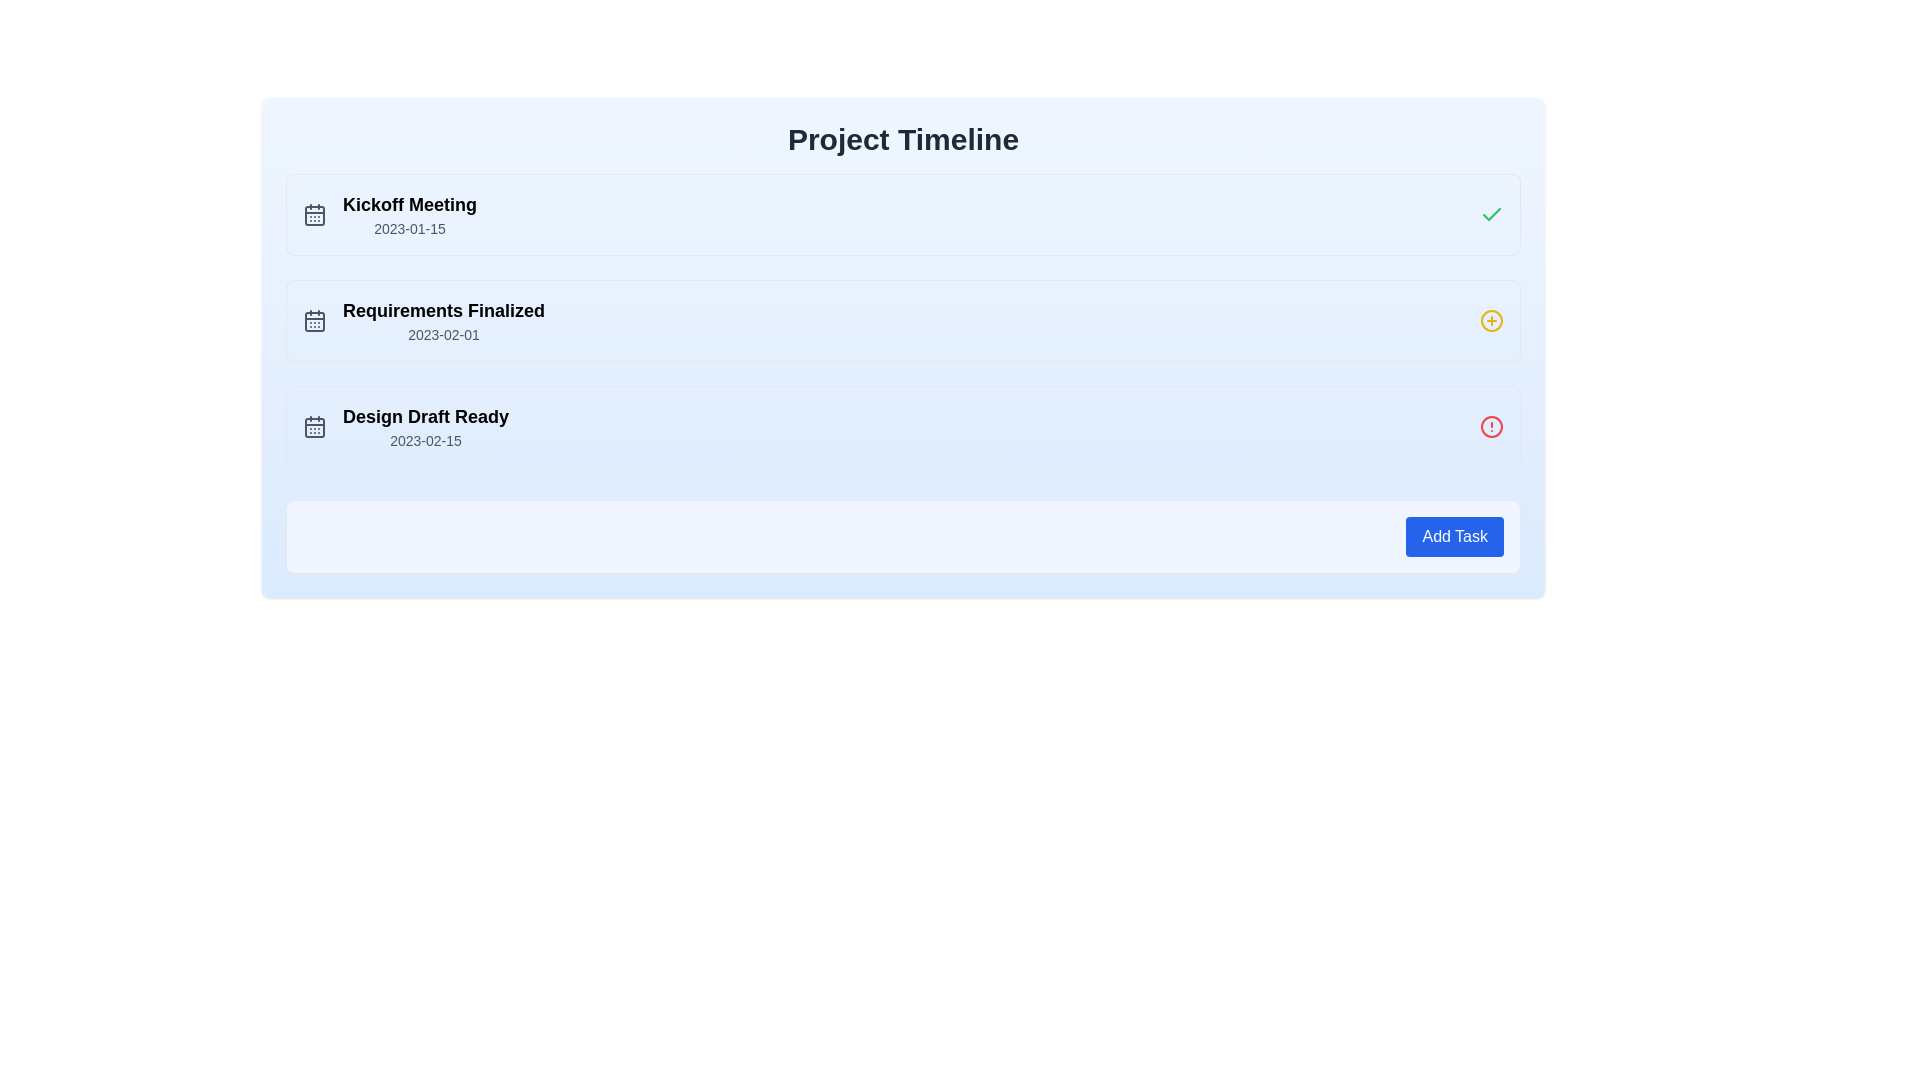  What do you see at coordinates (422, 319) in the screenshot?
I see `the text-based label indicating the milestone for the finalized requirements on February 1, 2023, which is the second entry in the timeline interface` at bounding box center [422, 319].